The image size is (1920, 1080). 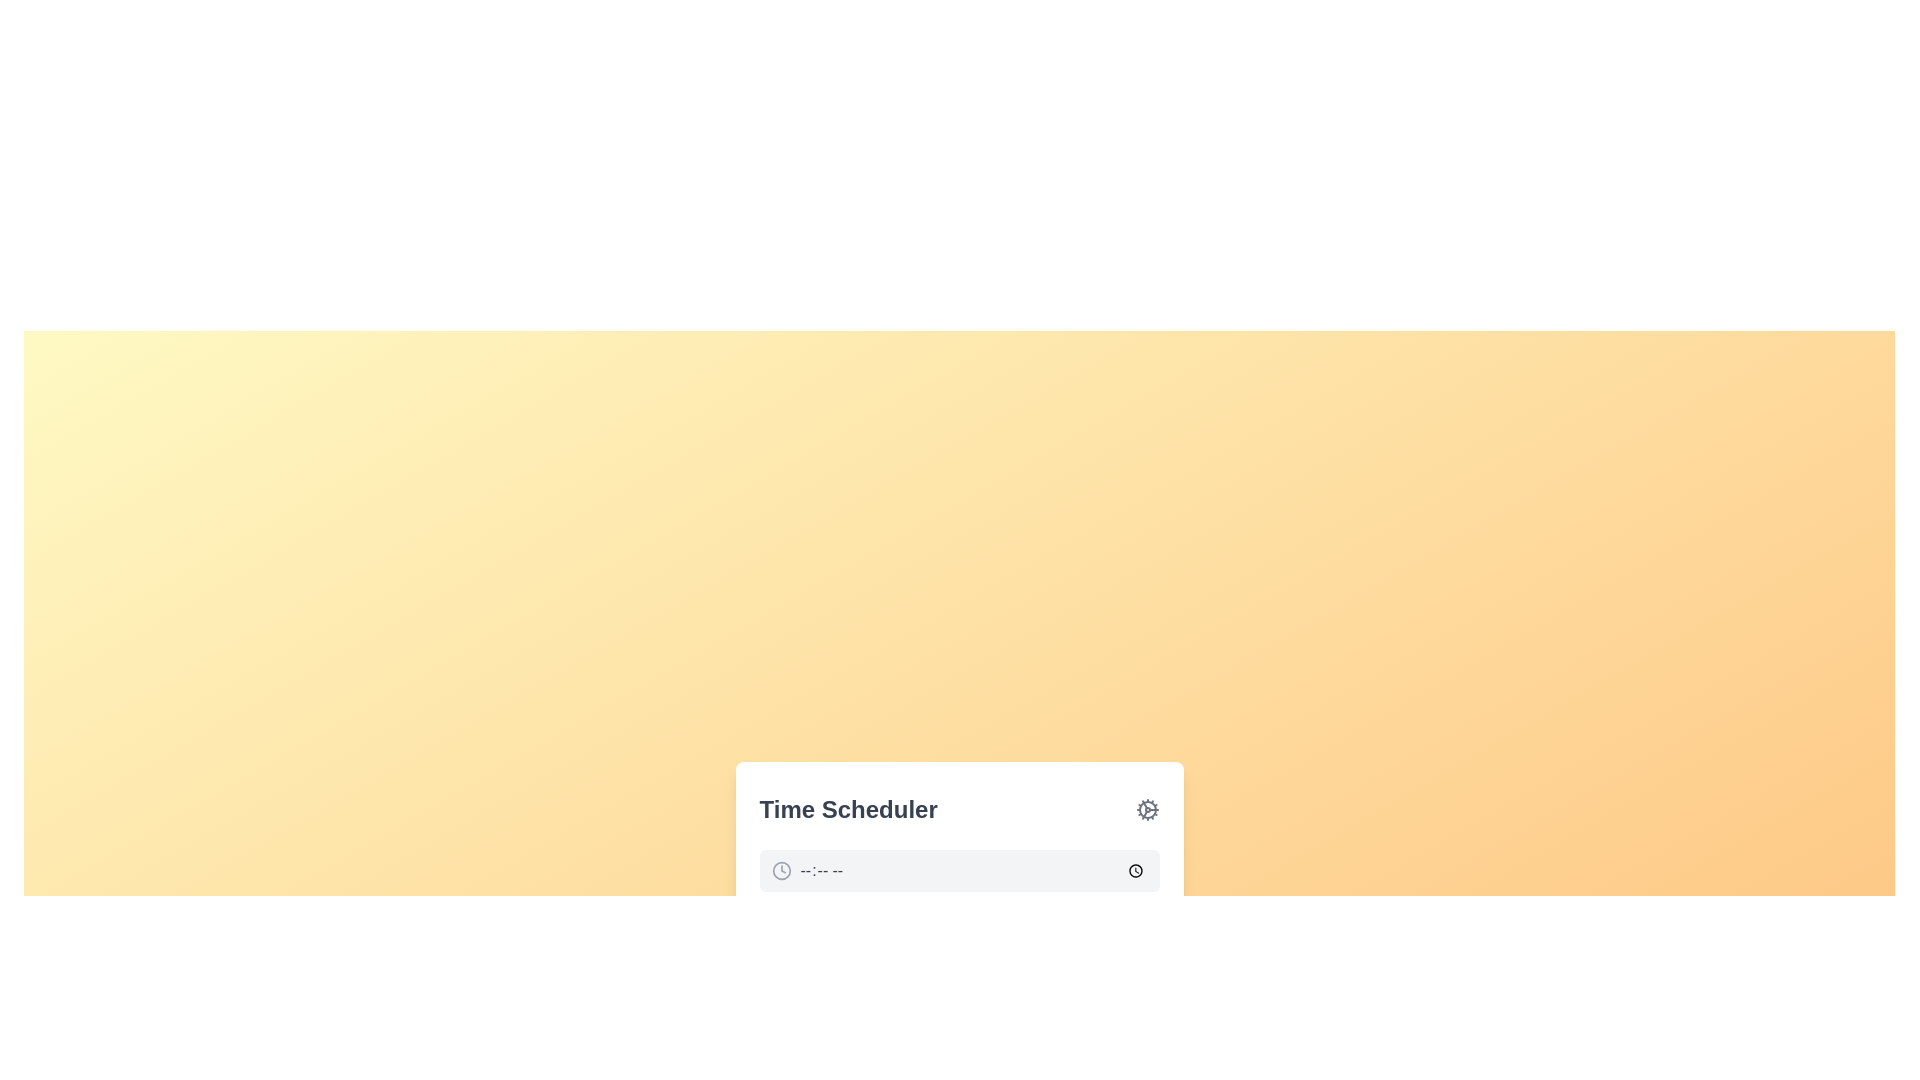 What do you see at coordinates (958, 897) in the screenshot?
I see `the time input field located within the 'Time Scheduler' card, positioned directly below the card's title and to the left of a settings icon, for input` at bounding box center [958, 897].